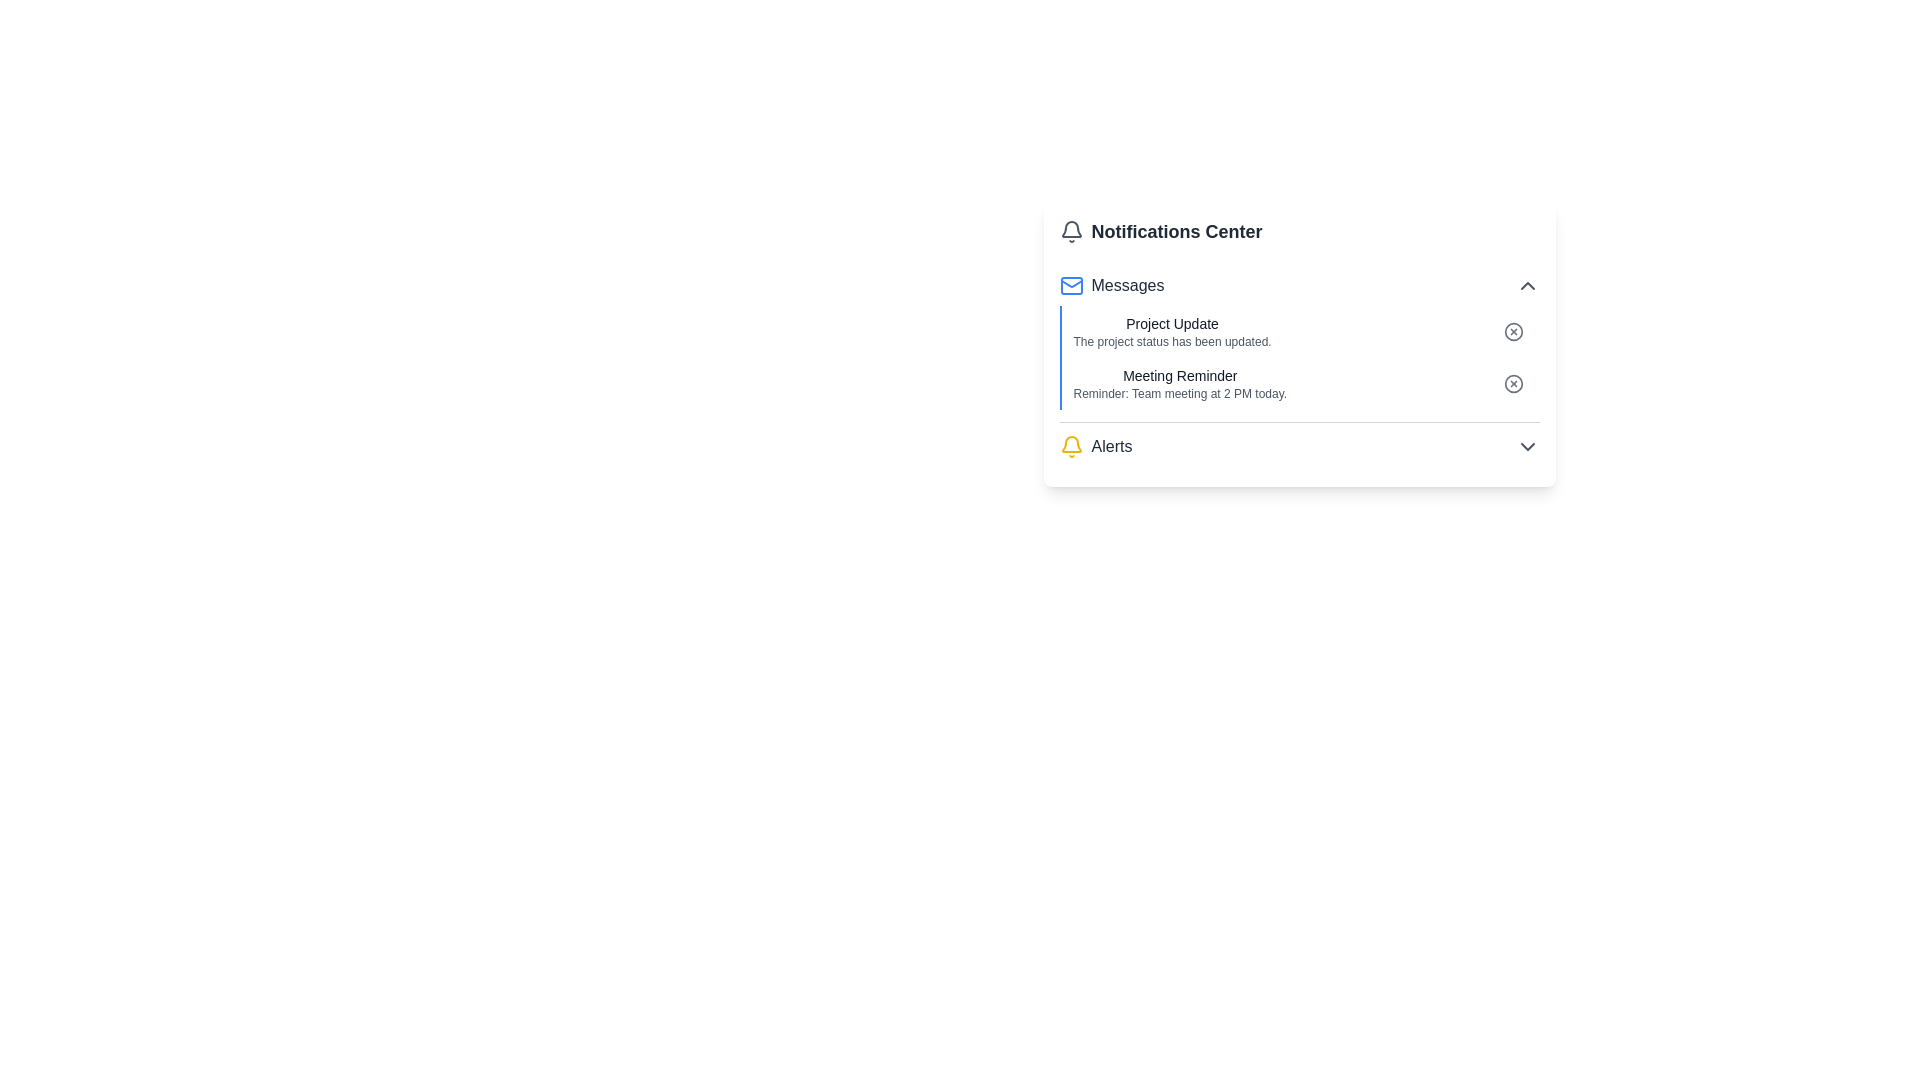 The width and height of the screenshot is (1920, 1080). What do you see at coordinates (1070, 446) in the screenshot?
I see `the alert notification icon located adjacent to the 'Alerts' label in the lower portion of the 'Notifications Center' interface` at bounding box center [1070, 446].